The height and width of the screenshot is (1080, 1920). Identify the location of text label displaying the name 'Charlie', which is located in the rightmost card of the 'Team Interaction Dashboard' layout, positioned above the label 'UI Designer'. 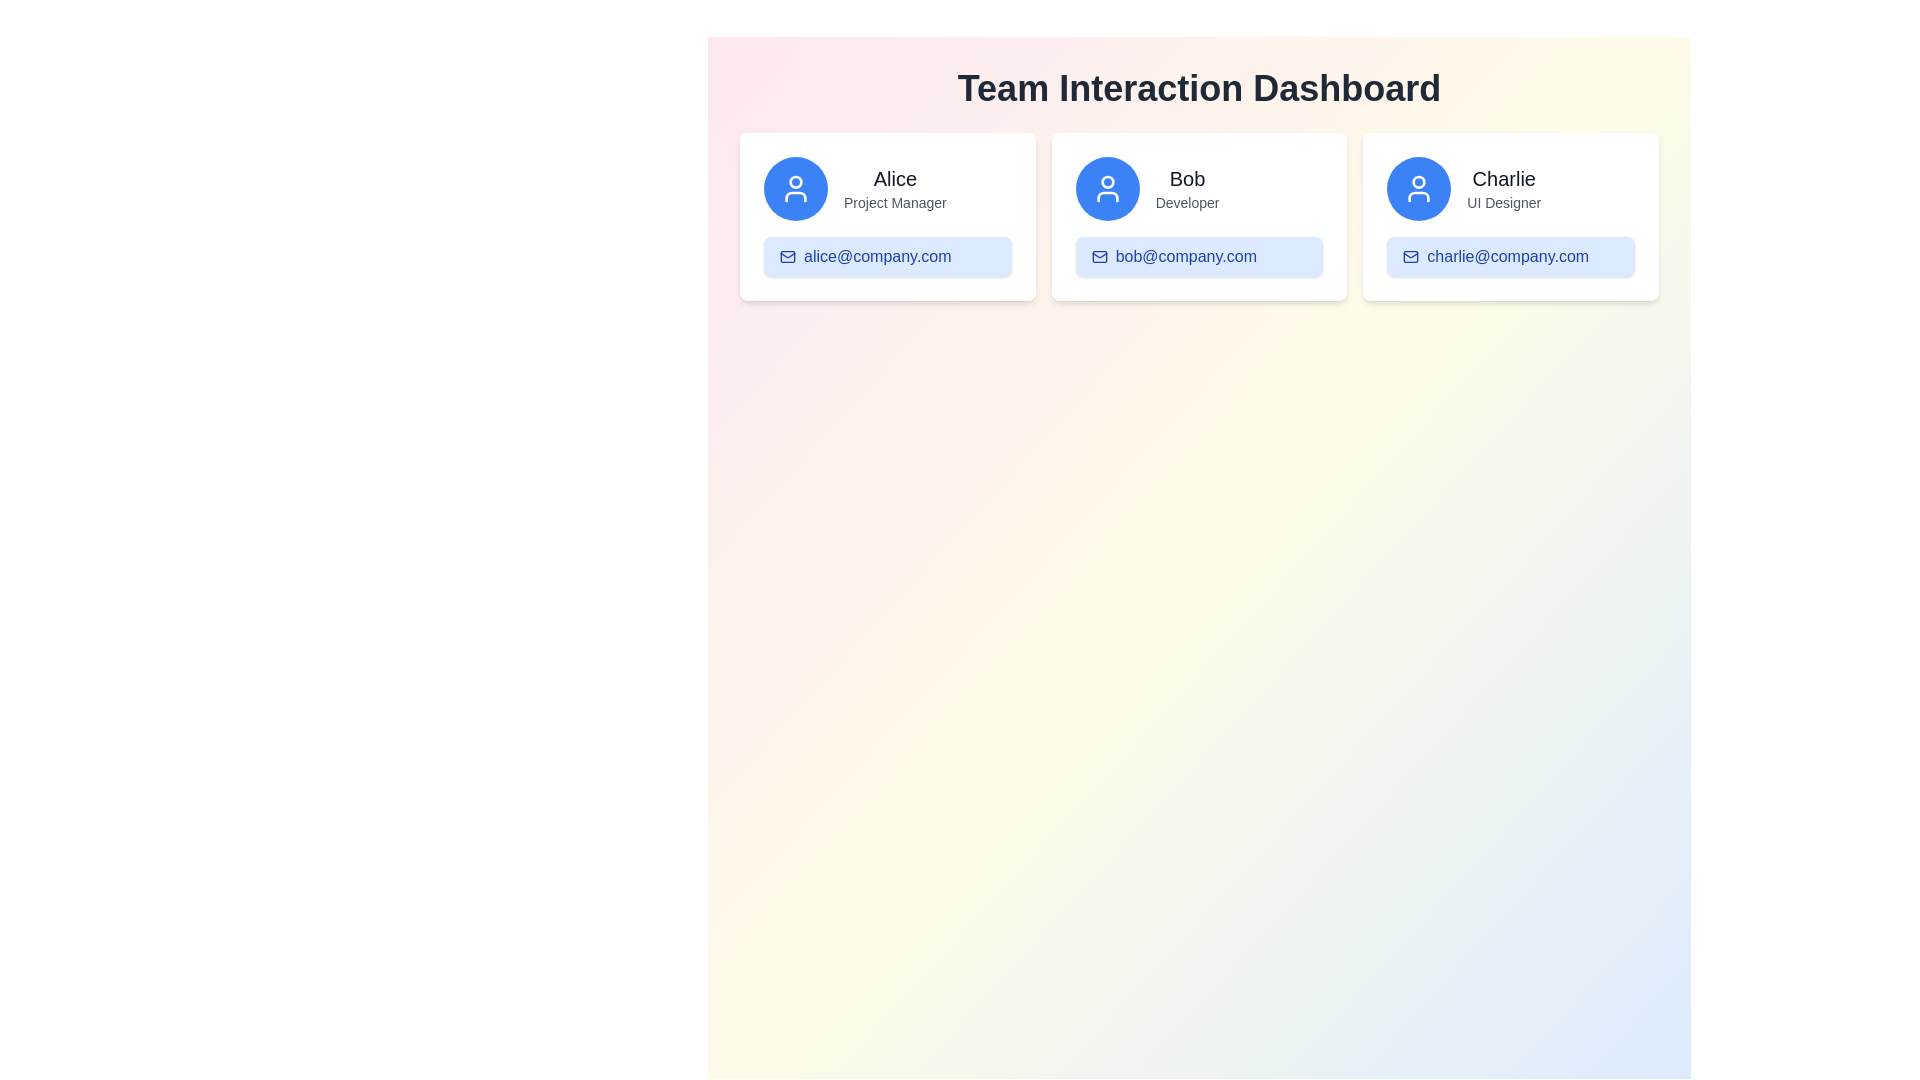
(1504, 177).